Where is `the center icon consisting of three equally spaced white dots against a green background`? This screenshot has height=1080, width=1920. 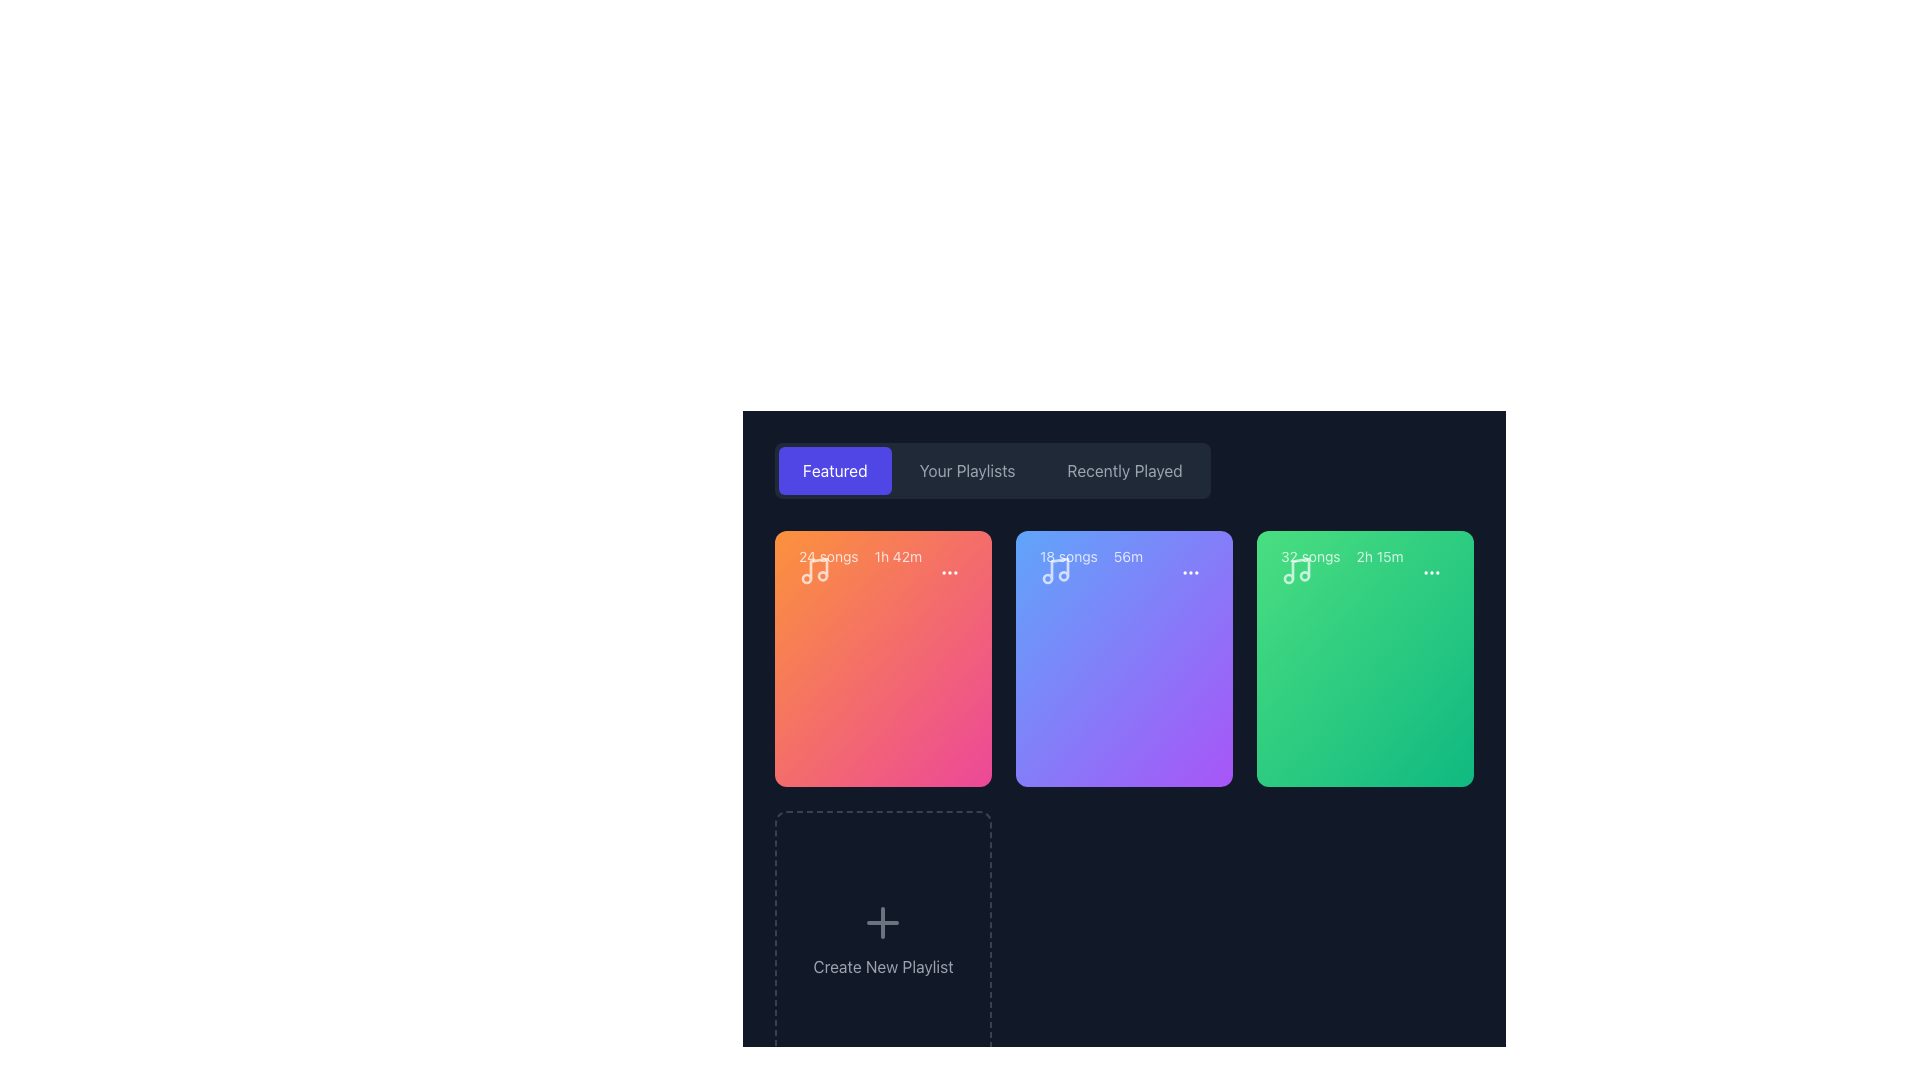 the center icon consisting of three equally spaced white dots against a green background is located at coordinates (1430, 573).